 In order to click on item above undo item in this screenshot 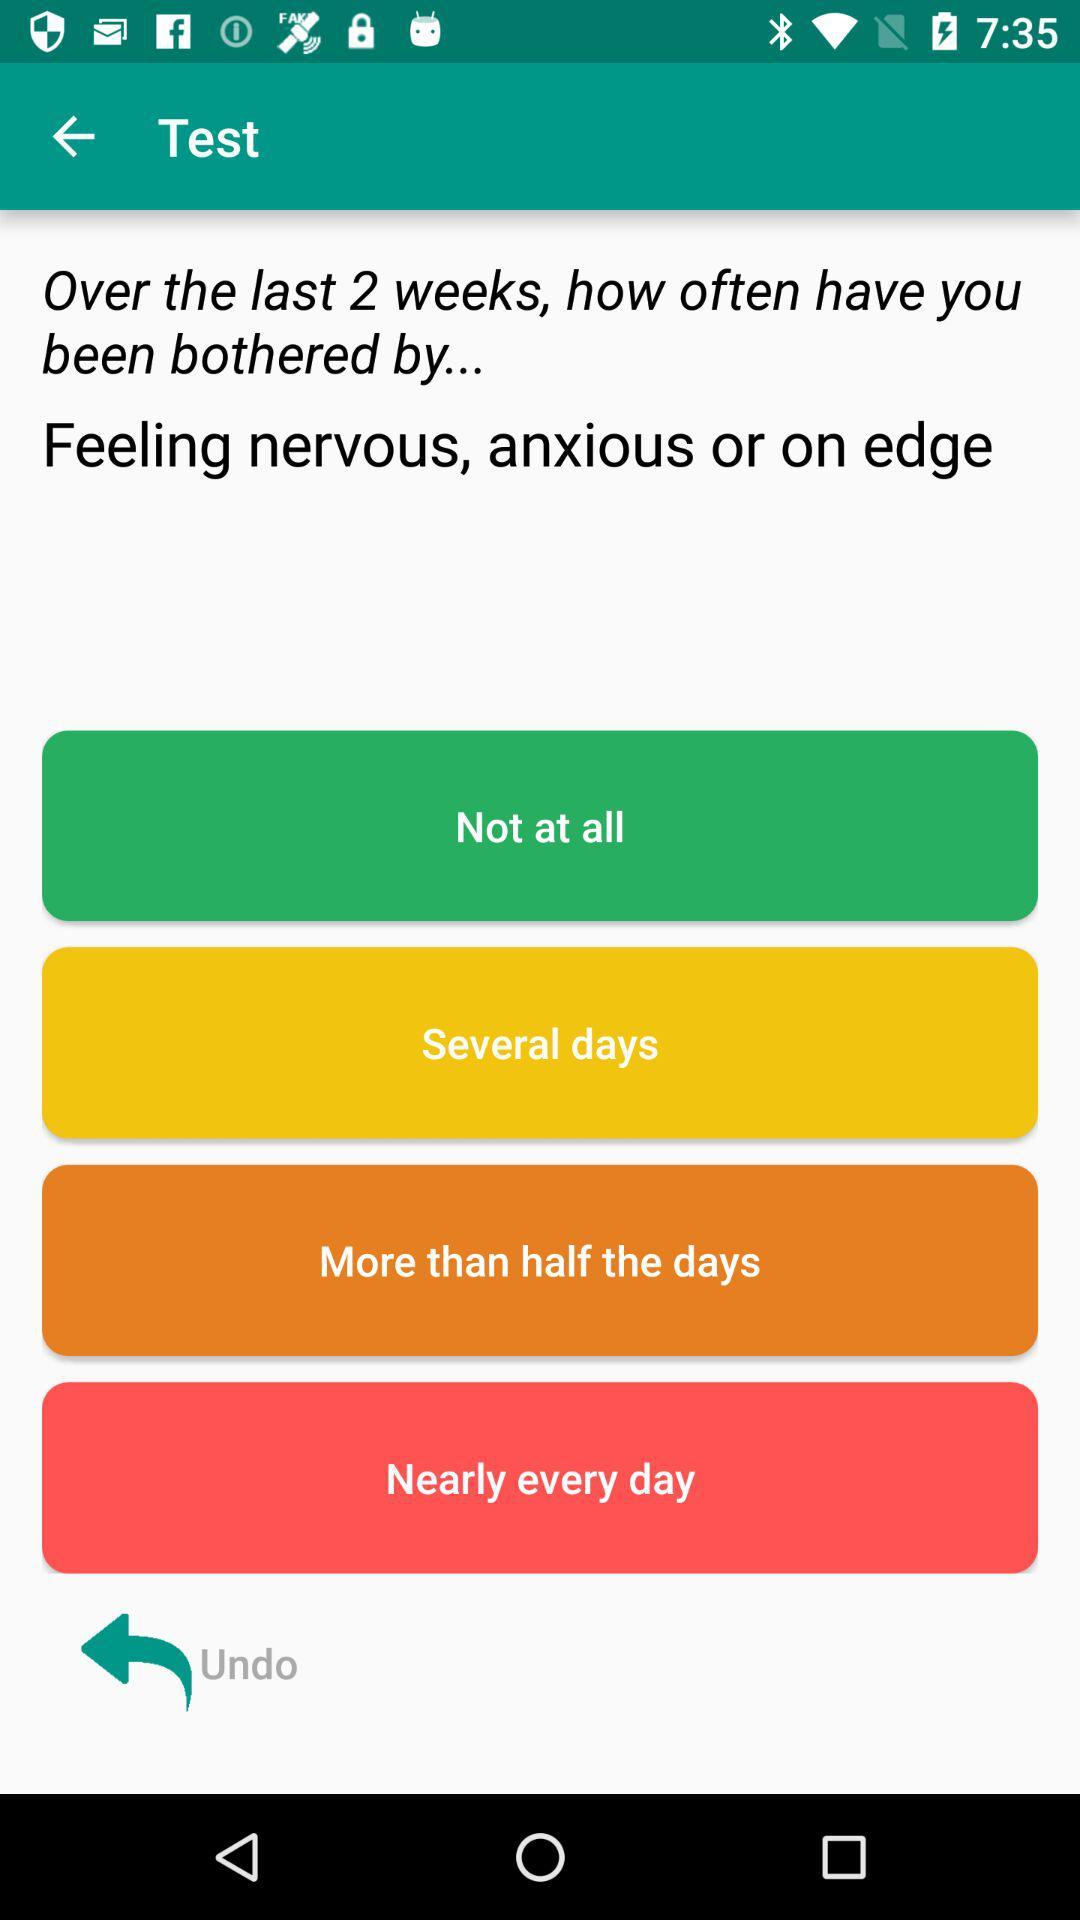, I will do `click(540, 1477)`.